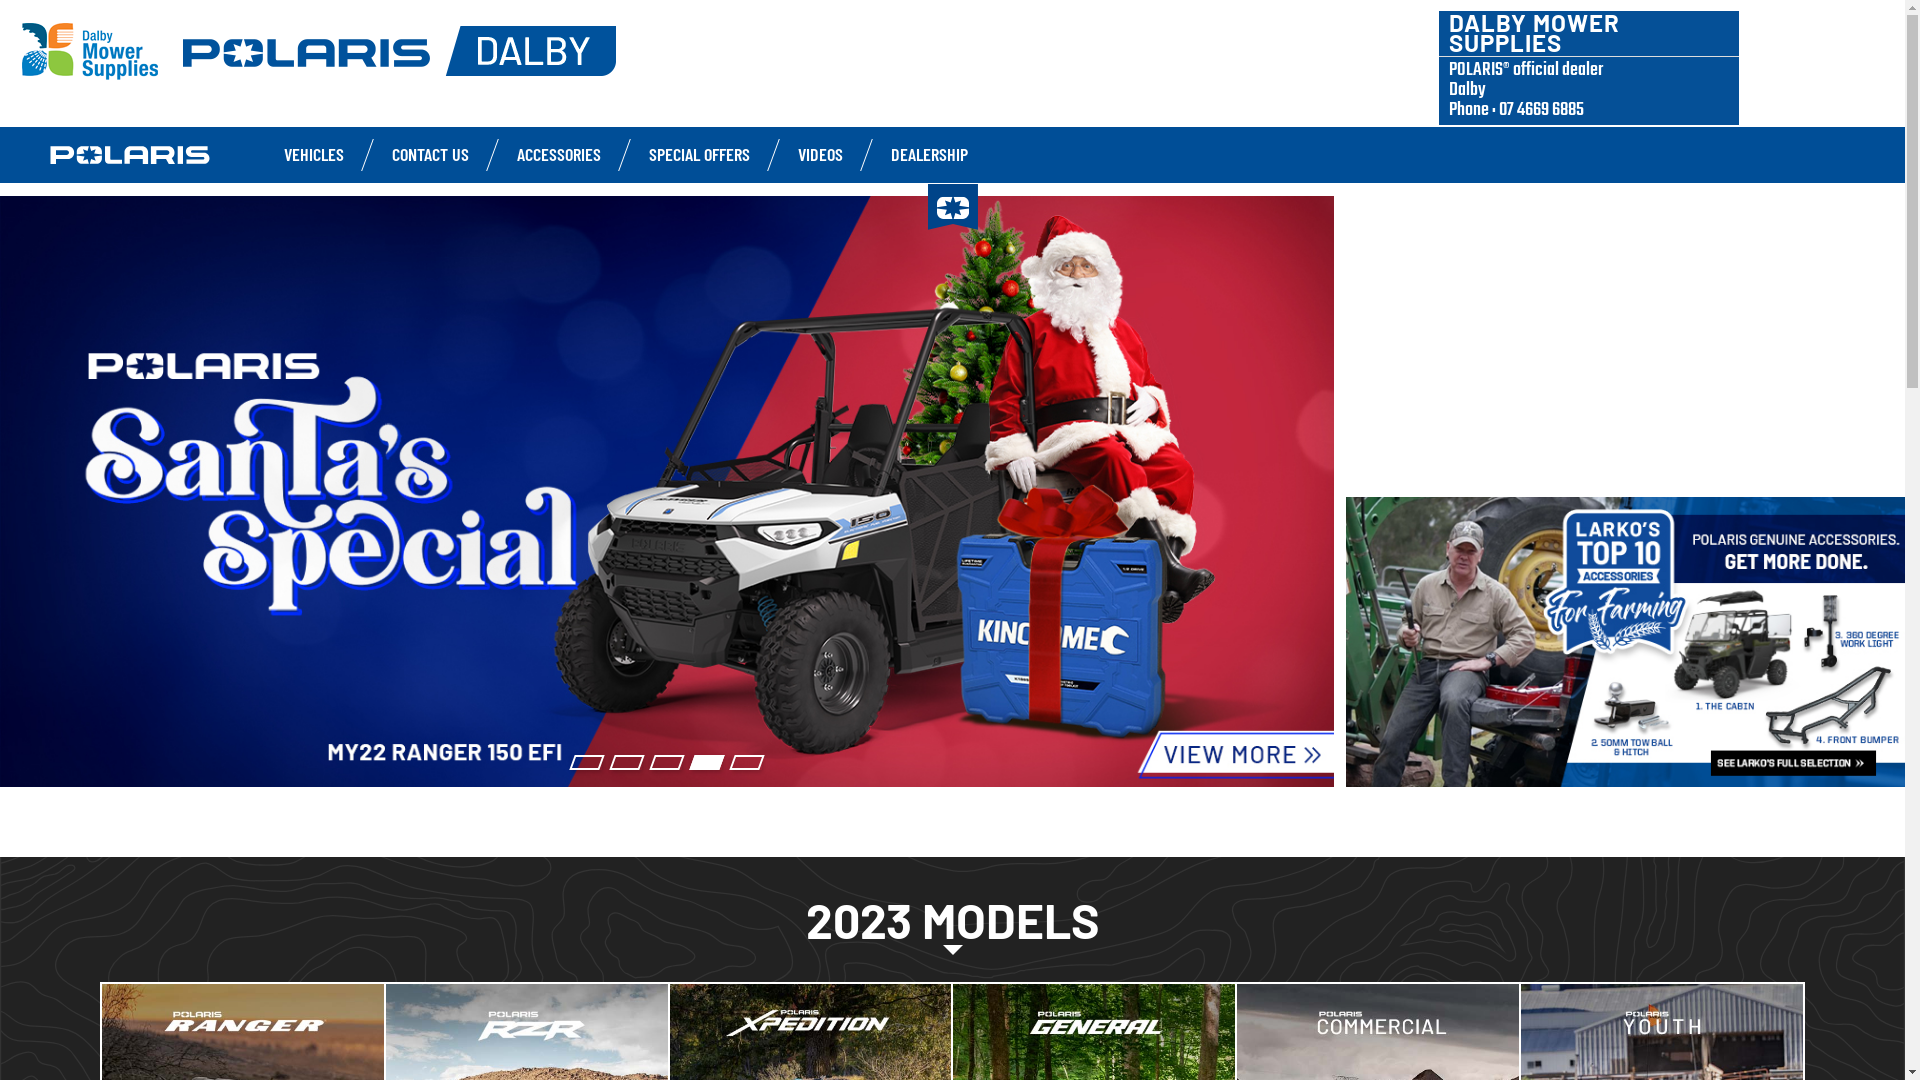 The width and height of the screenshot is (1920, 1080). I want to click on '5', so click(746, 762).